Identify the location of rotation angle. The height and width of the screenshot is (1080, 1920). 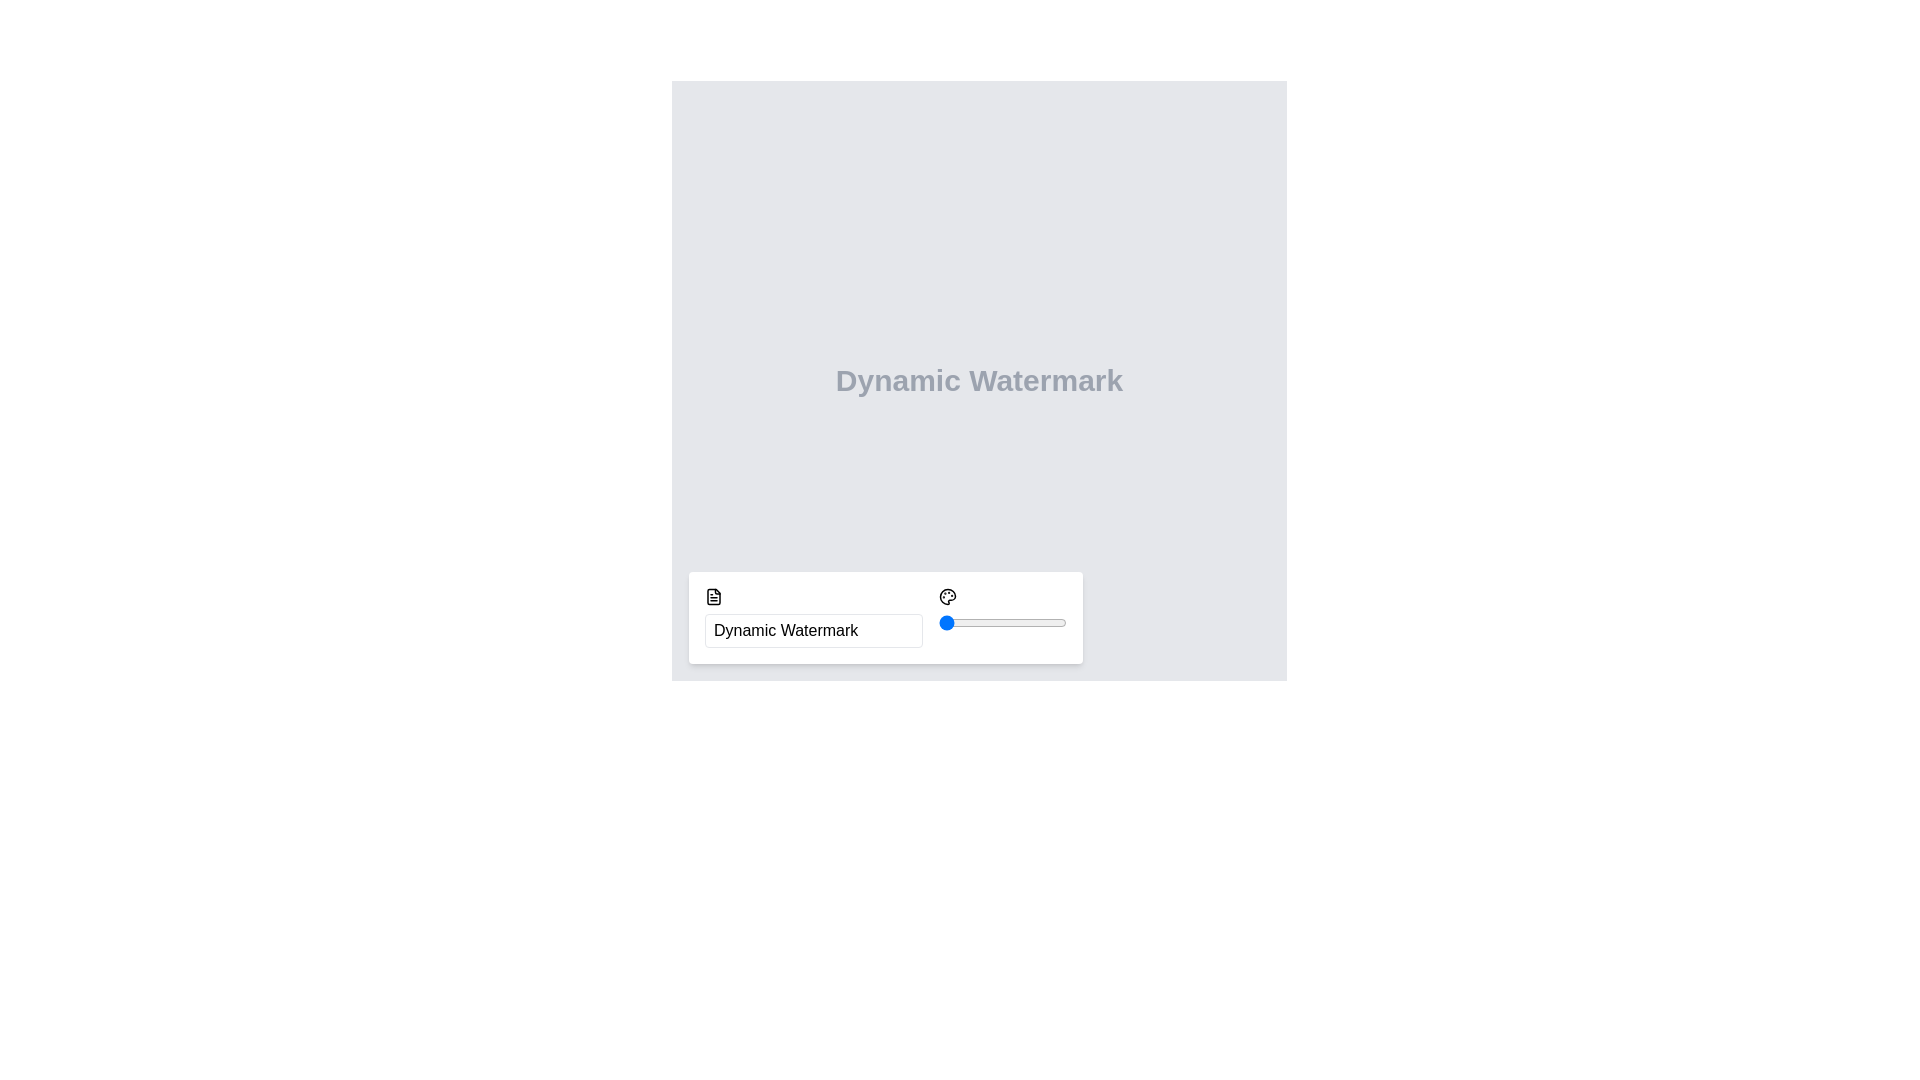
(958, 622).